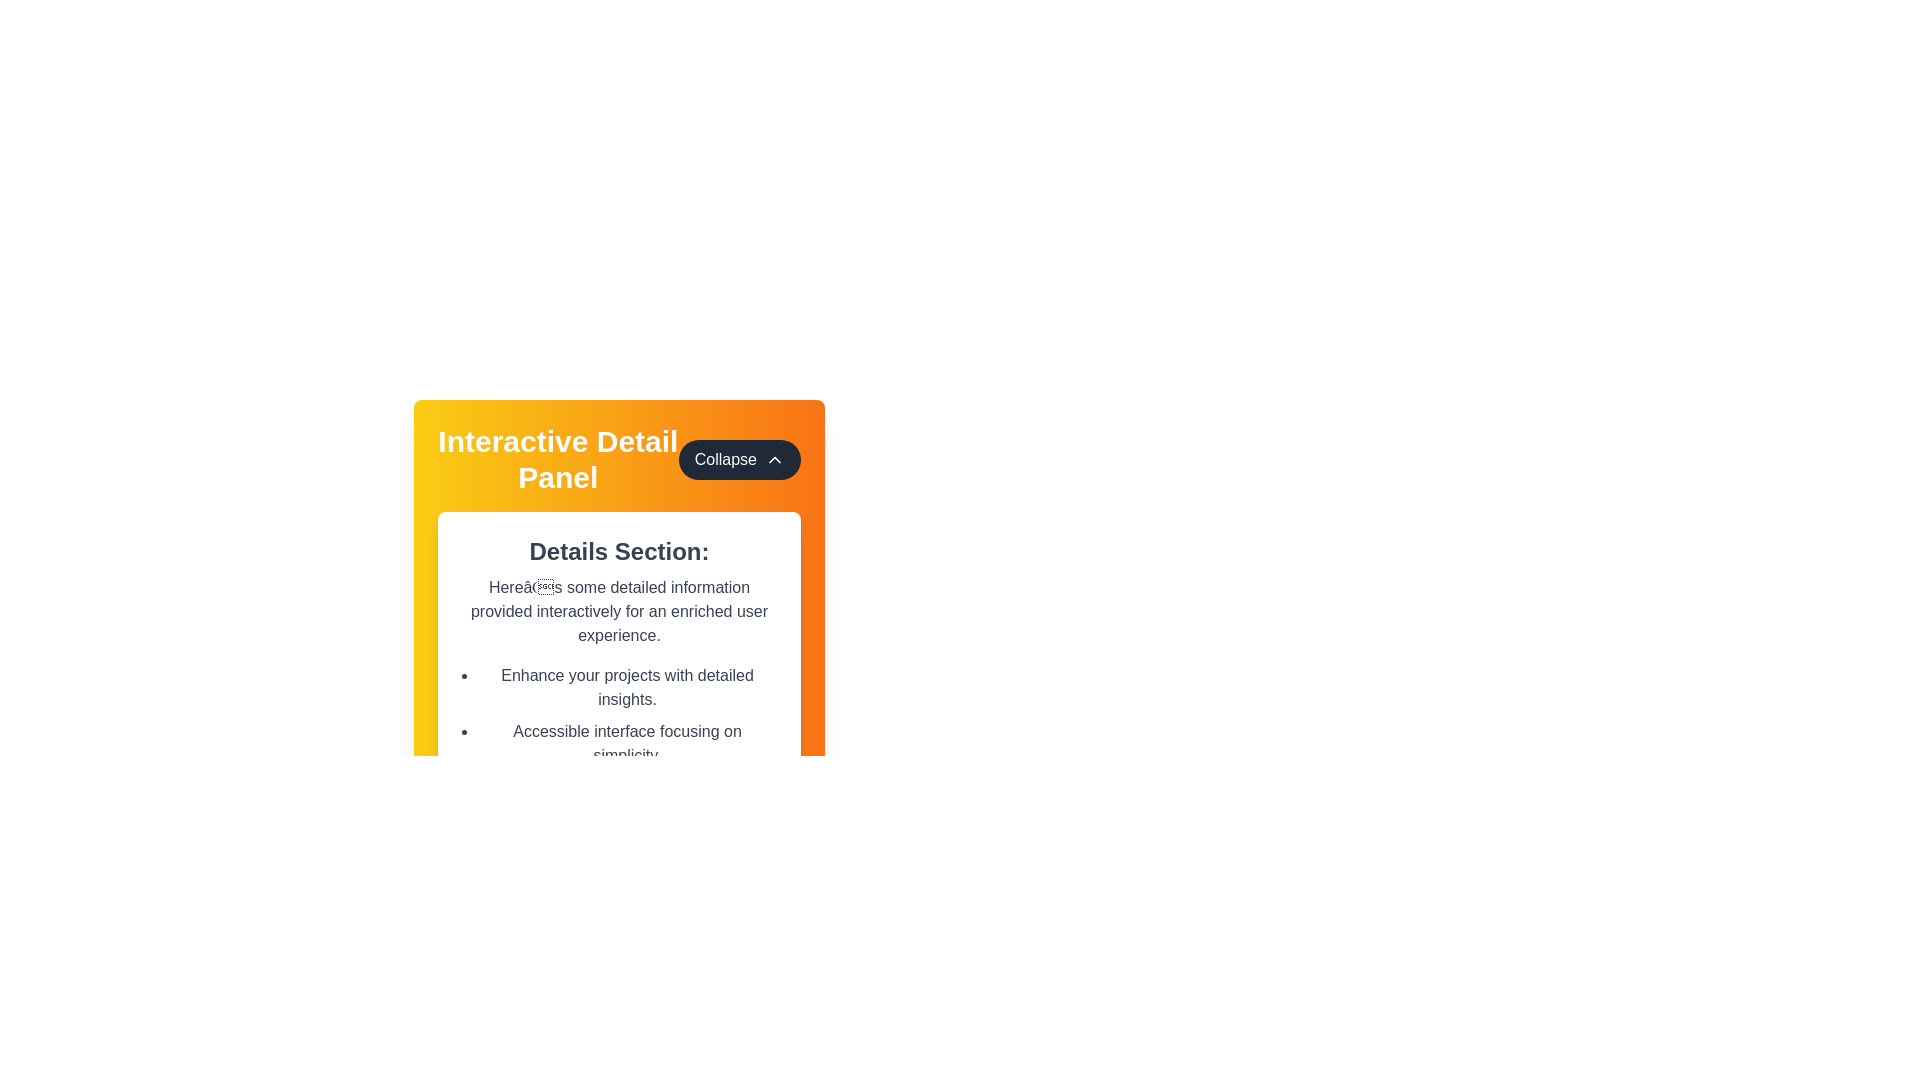  Describe the element at coordinates (626, 744) in the screenshot. I see `the second textual list item in the 'Interactive Detail Panel' that describes an accessible interface, positioned between 'Enhance your projects with detailed insights.' and 'Dynamic interactions improve engagement.'` at that location.